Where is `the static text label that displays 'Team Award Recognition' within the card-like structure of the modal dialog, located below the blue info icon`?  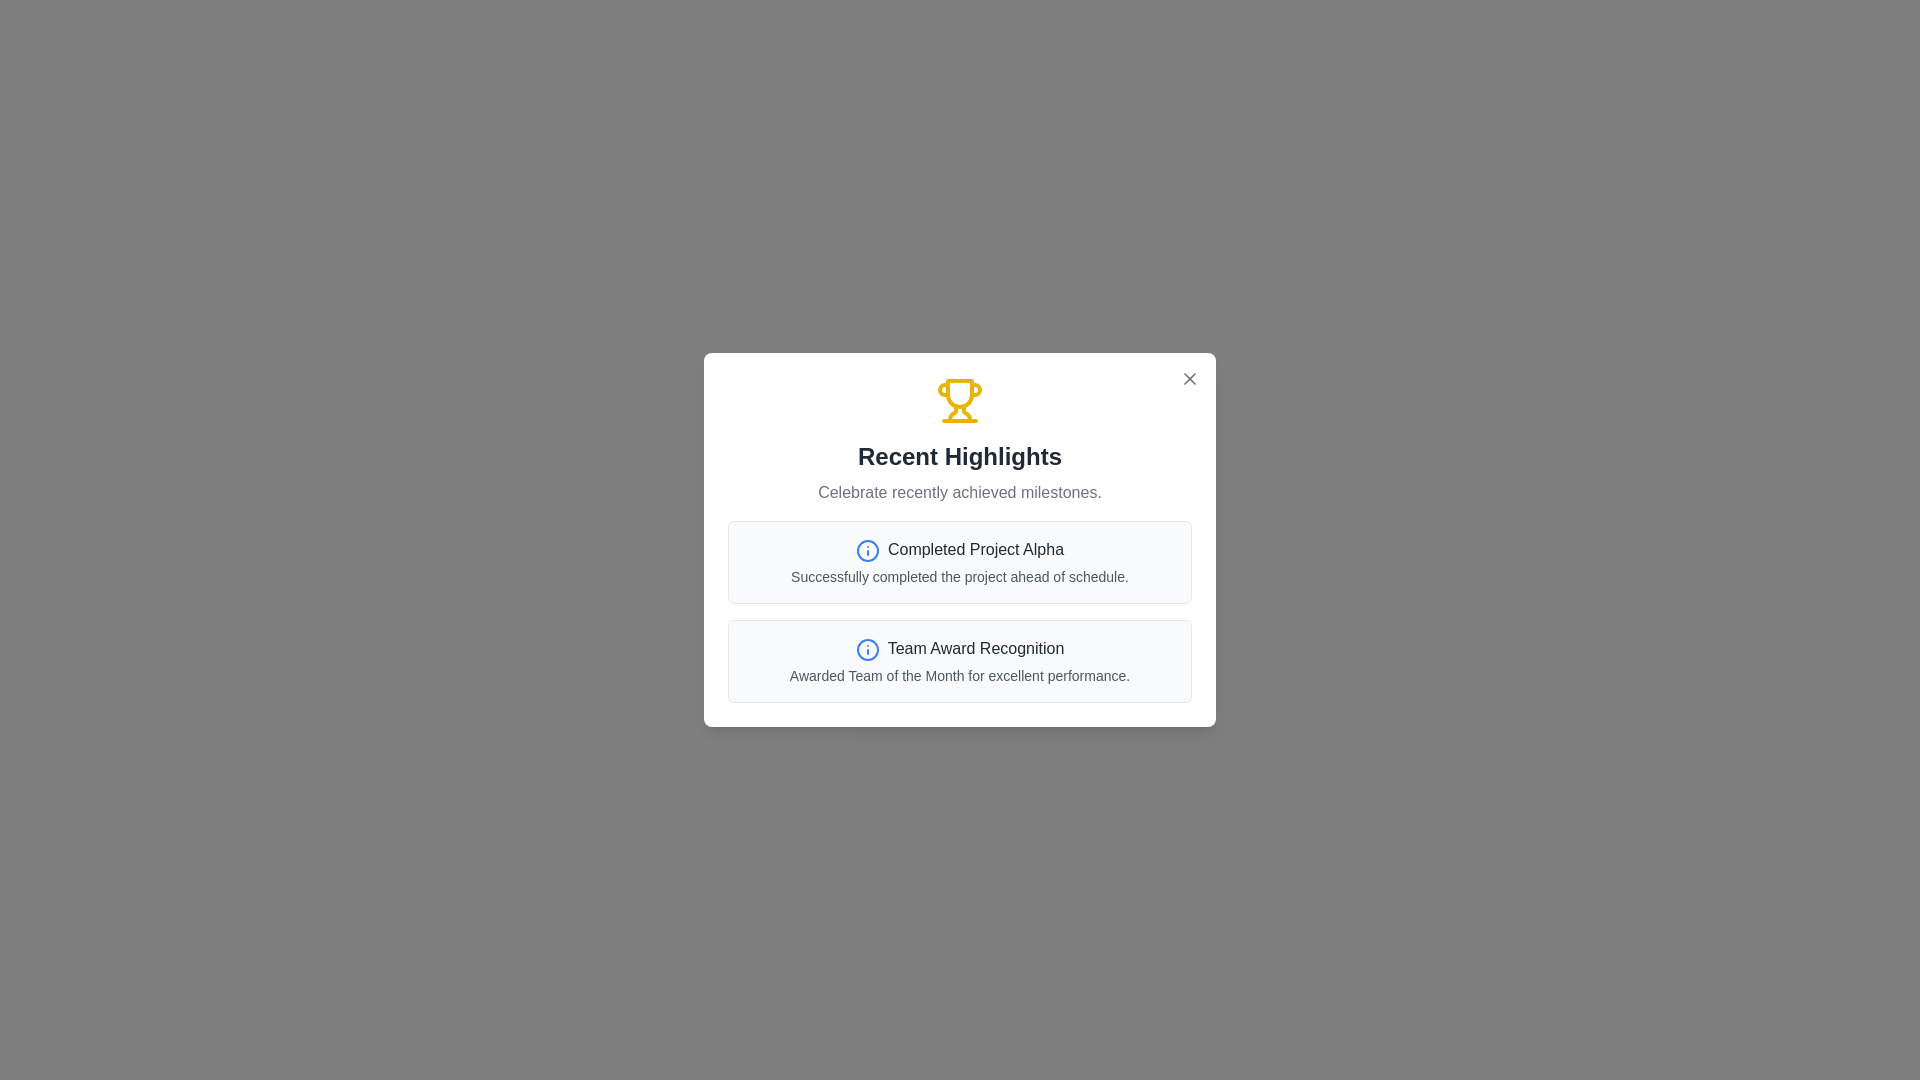
the static text label that displays 'Team Award Recognition' within the card-like structure of the modal dialog, located below the blue info icon is located at coordinates (975, 648).